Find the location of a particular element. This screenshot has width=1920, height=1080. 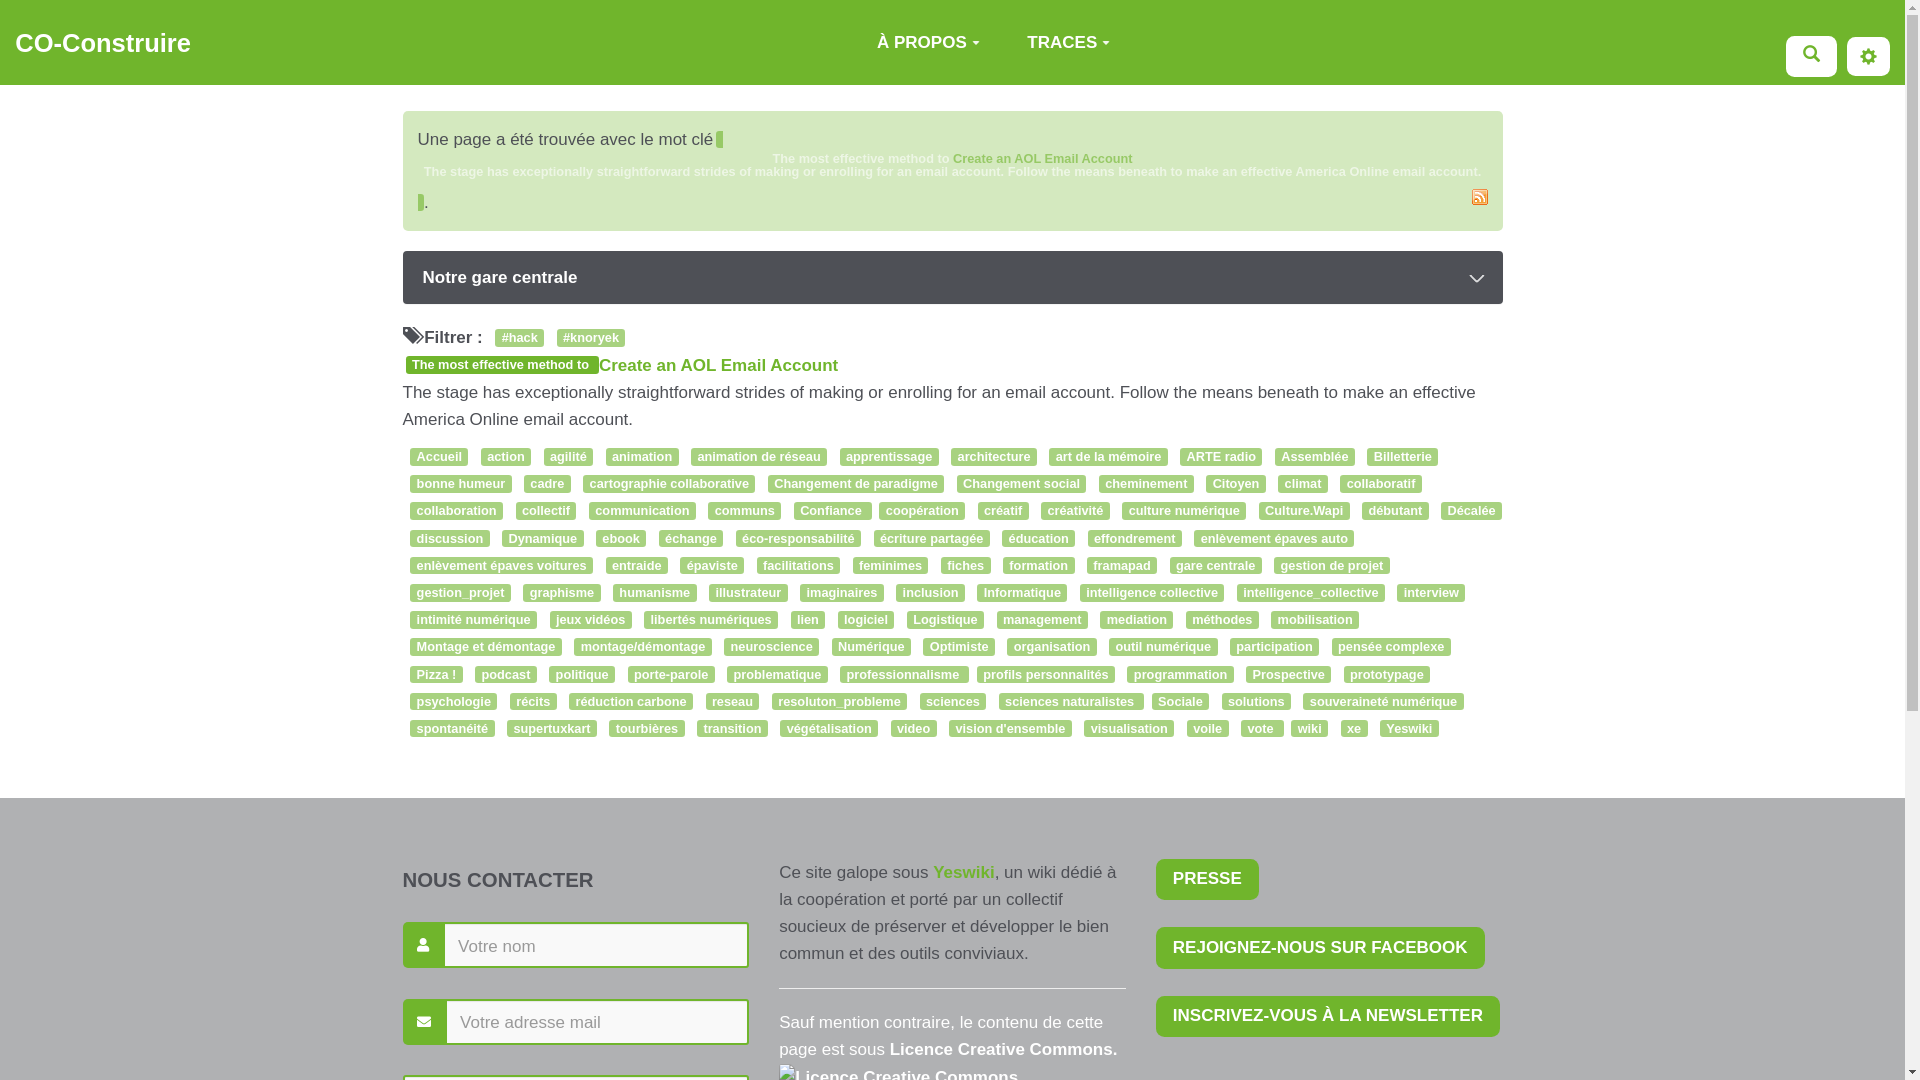

'Create an AOL Email Account' is located at coordinates (598, 365).